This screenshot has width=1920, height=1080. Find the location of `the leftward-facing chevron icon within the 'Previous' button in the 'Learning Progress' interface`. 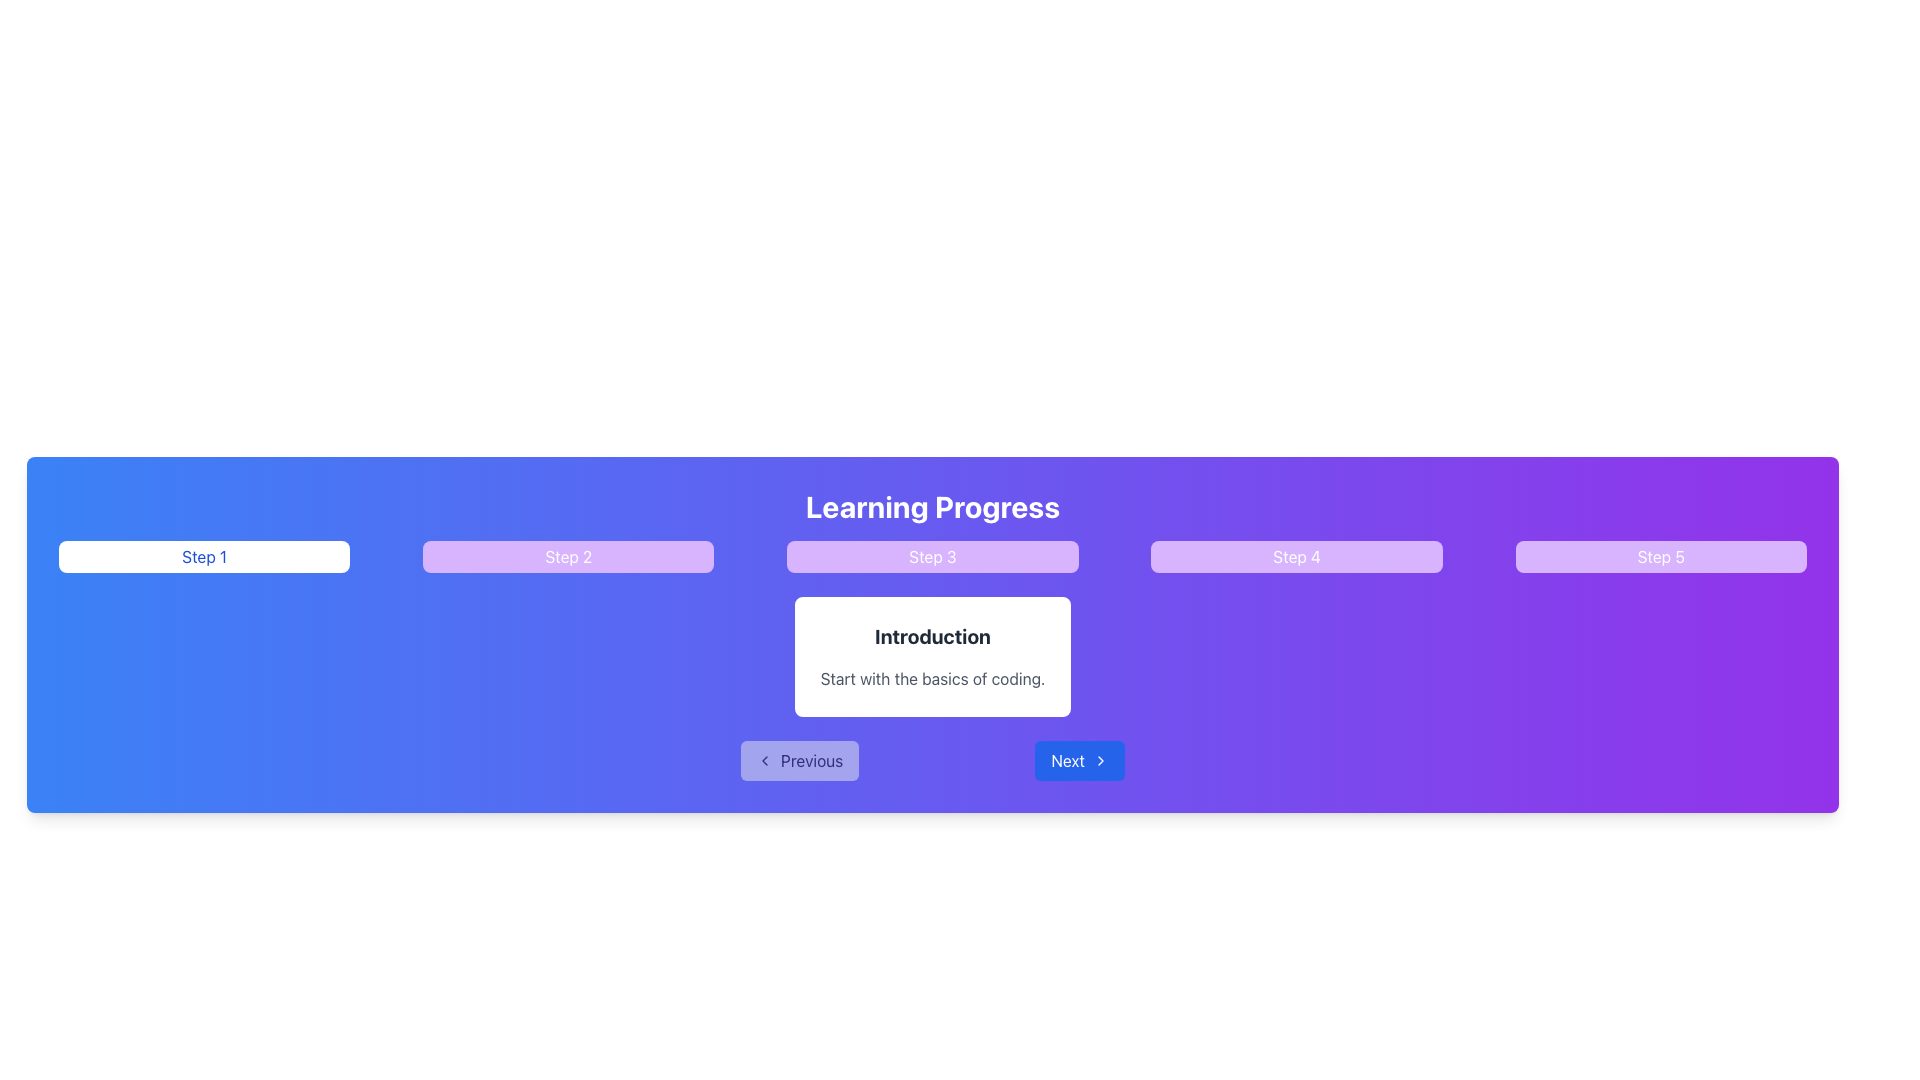

the leftward-facing chevron icon within the 'Previous' button in the 'Learning Progress' interface is located at coordinates (763, 760).